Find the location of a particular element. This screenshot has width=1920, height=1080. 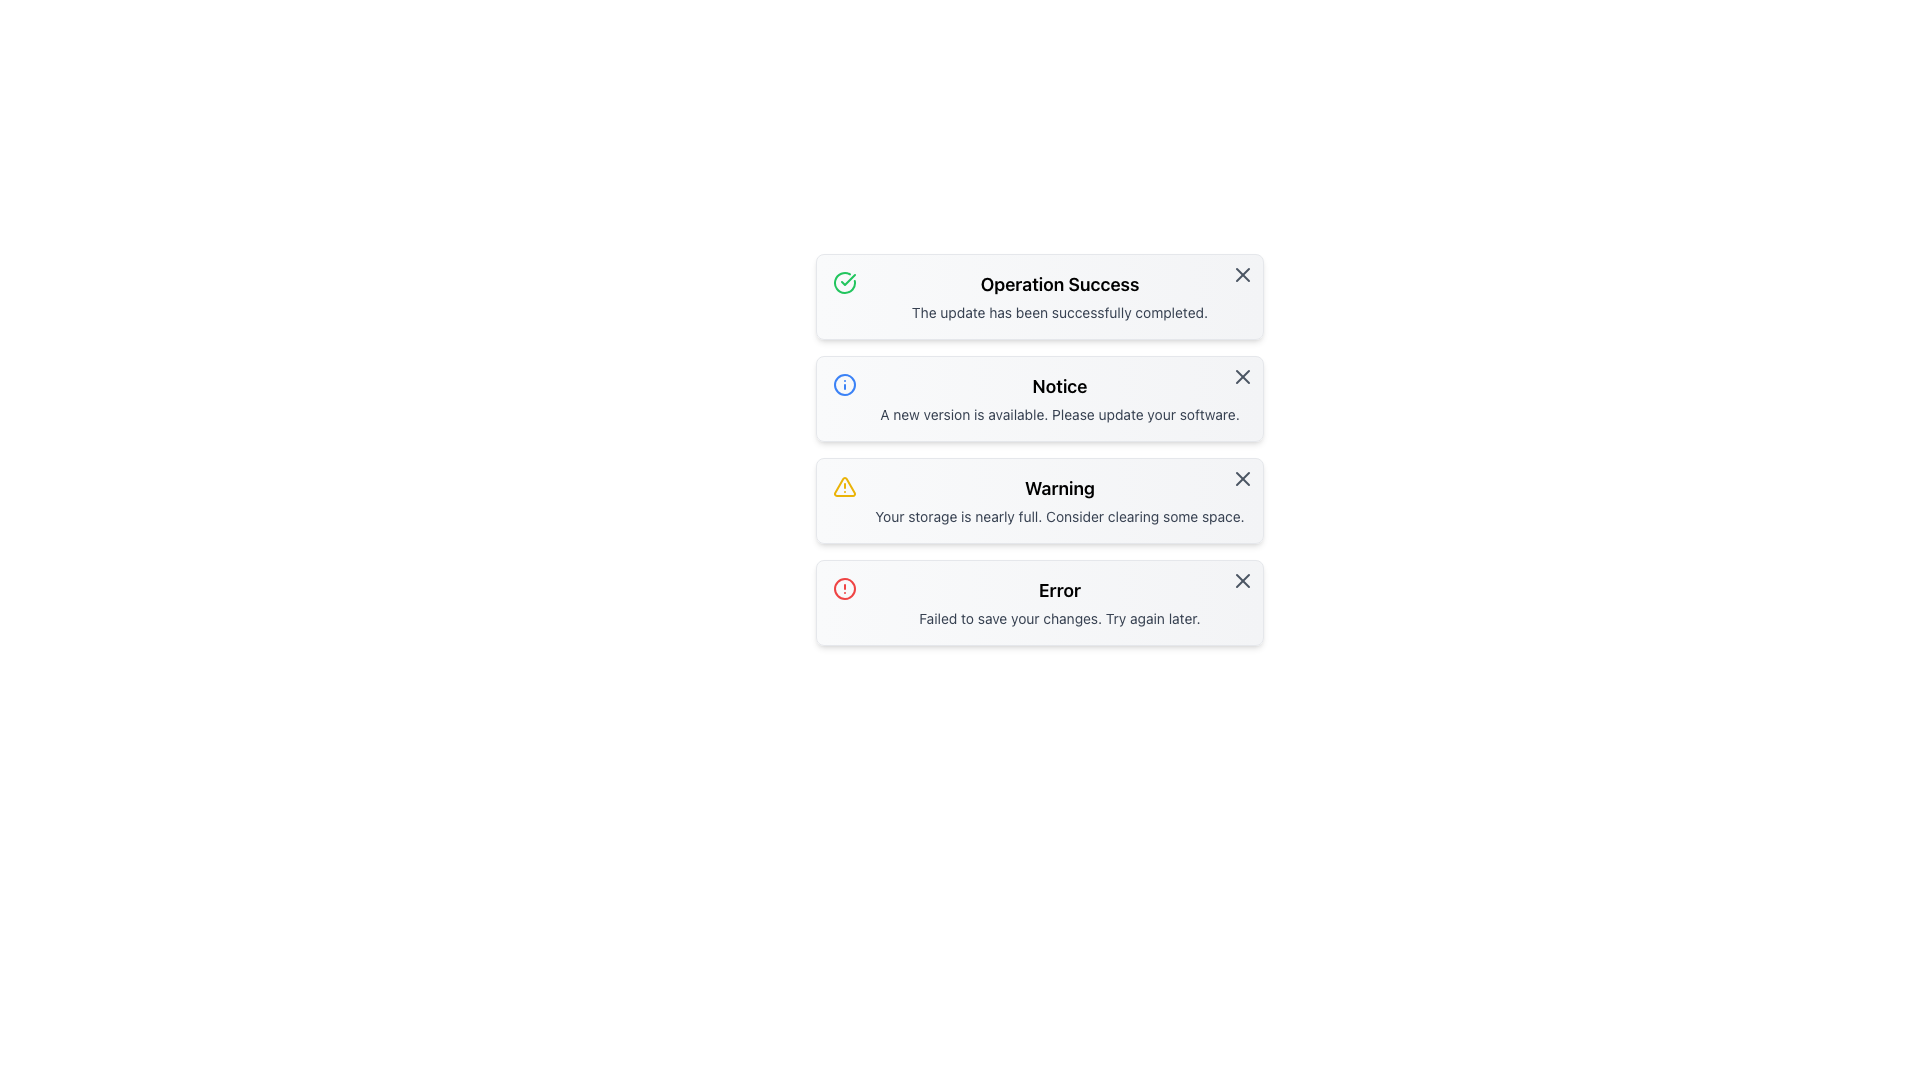

text displayed in the notification card stating 'Your storage is nearly full. Consider clearing some space.' which is located below the heading 'Warning' in the third card from the top is located at coordinates (1059, 515).